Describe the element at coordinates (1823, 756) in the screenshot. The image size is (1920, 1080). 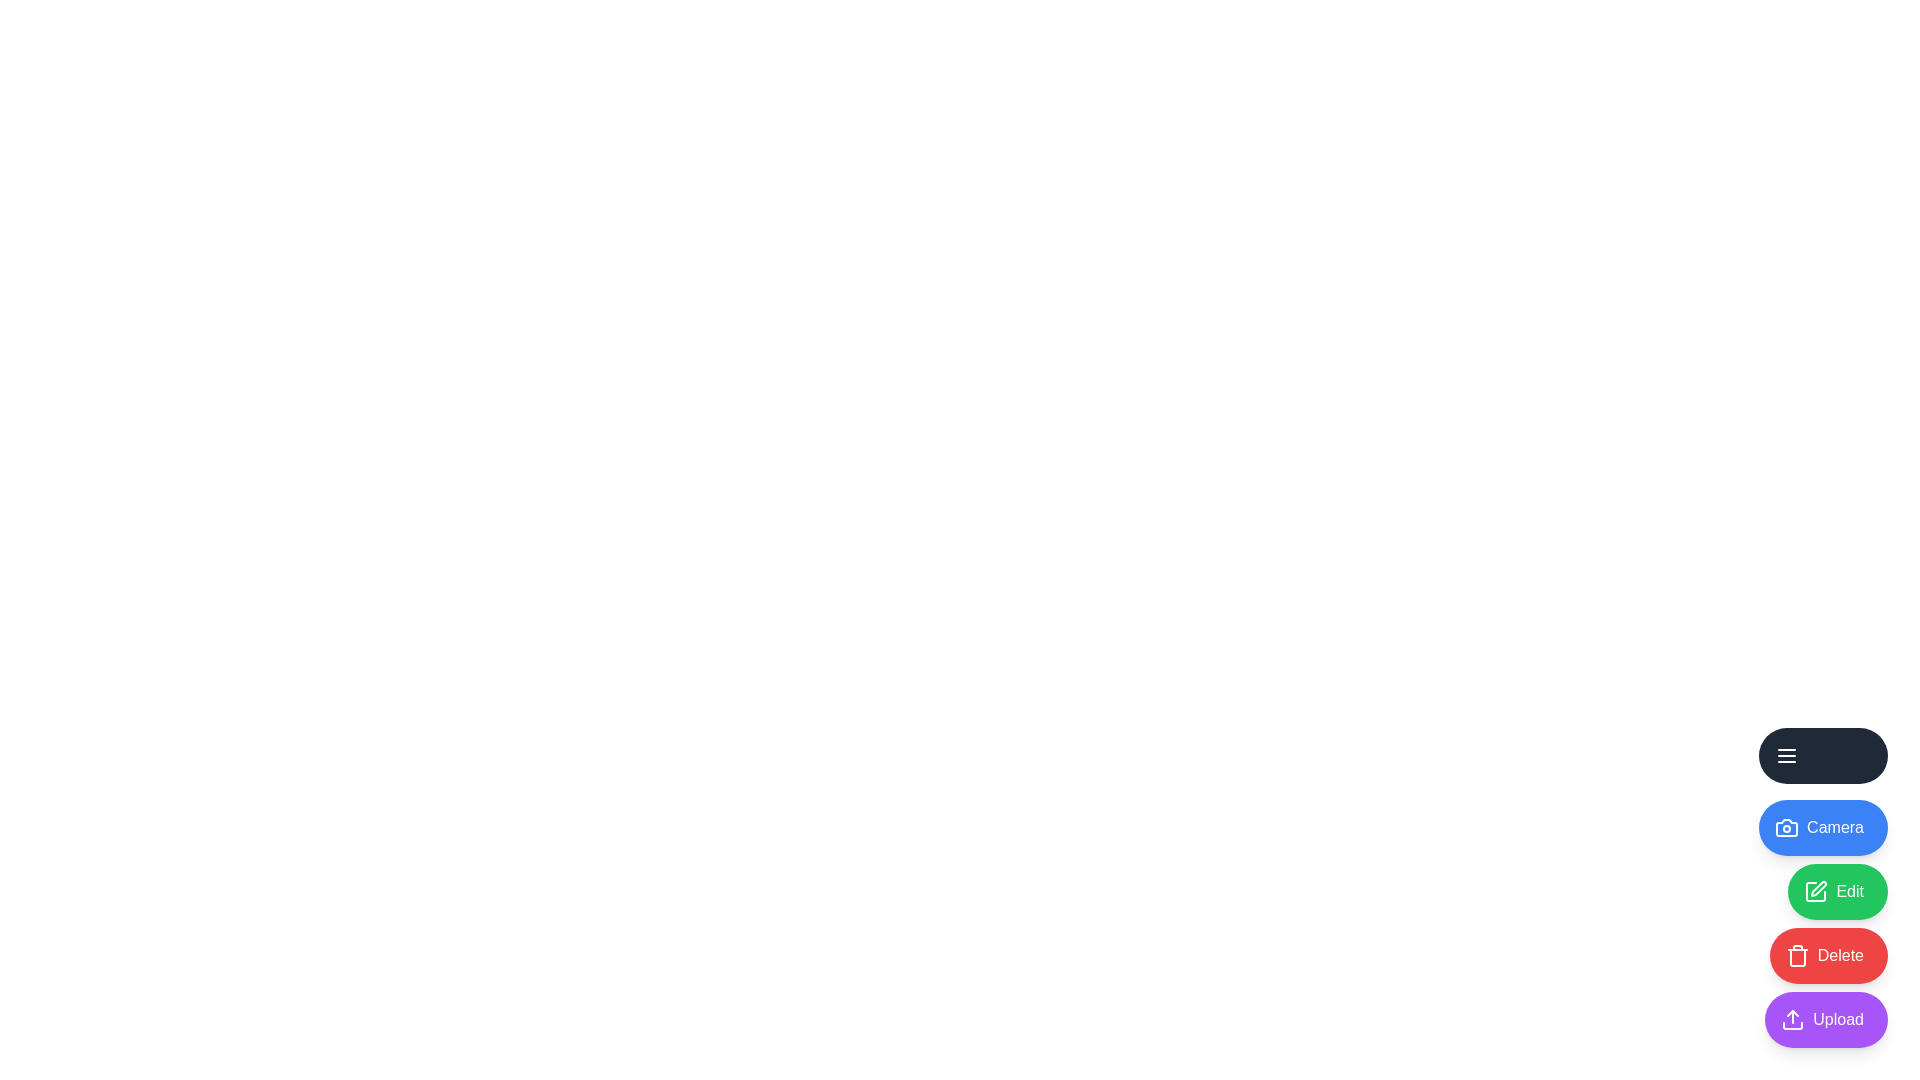
I see `the main menu button to toggle the menu expansion state` at that location.